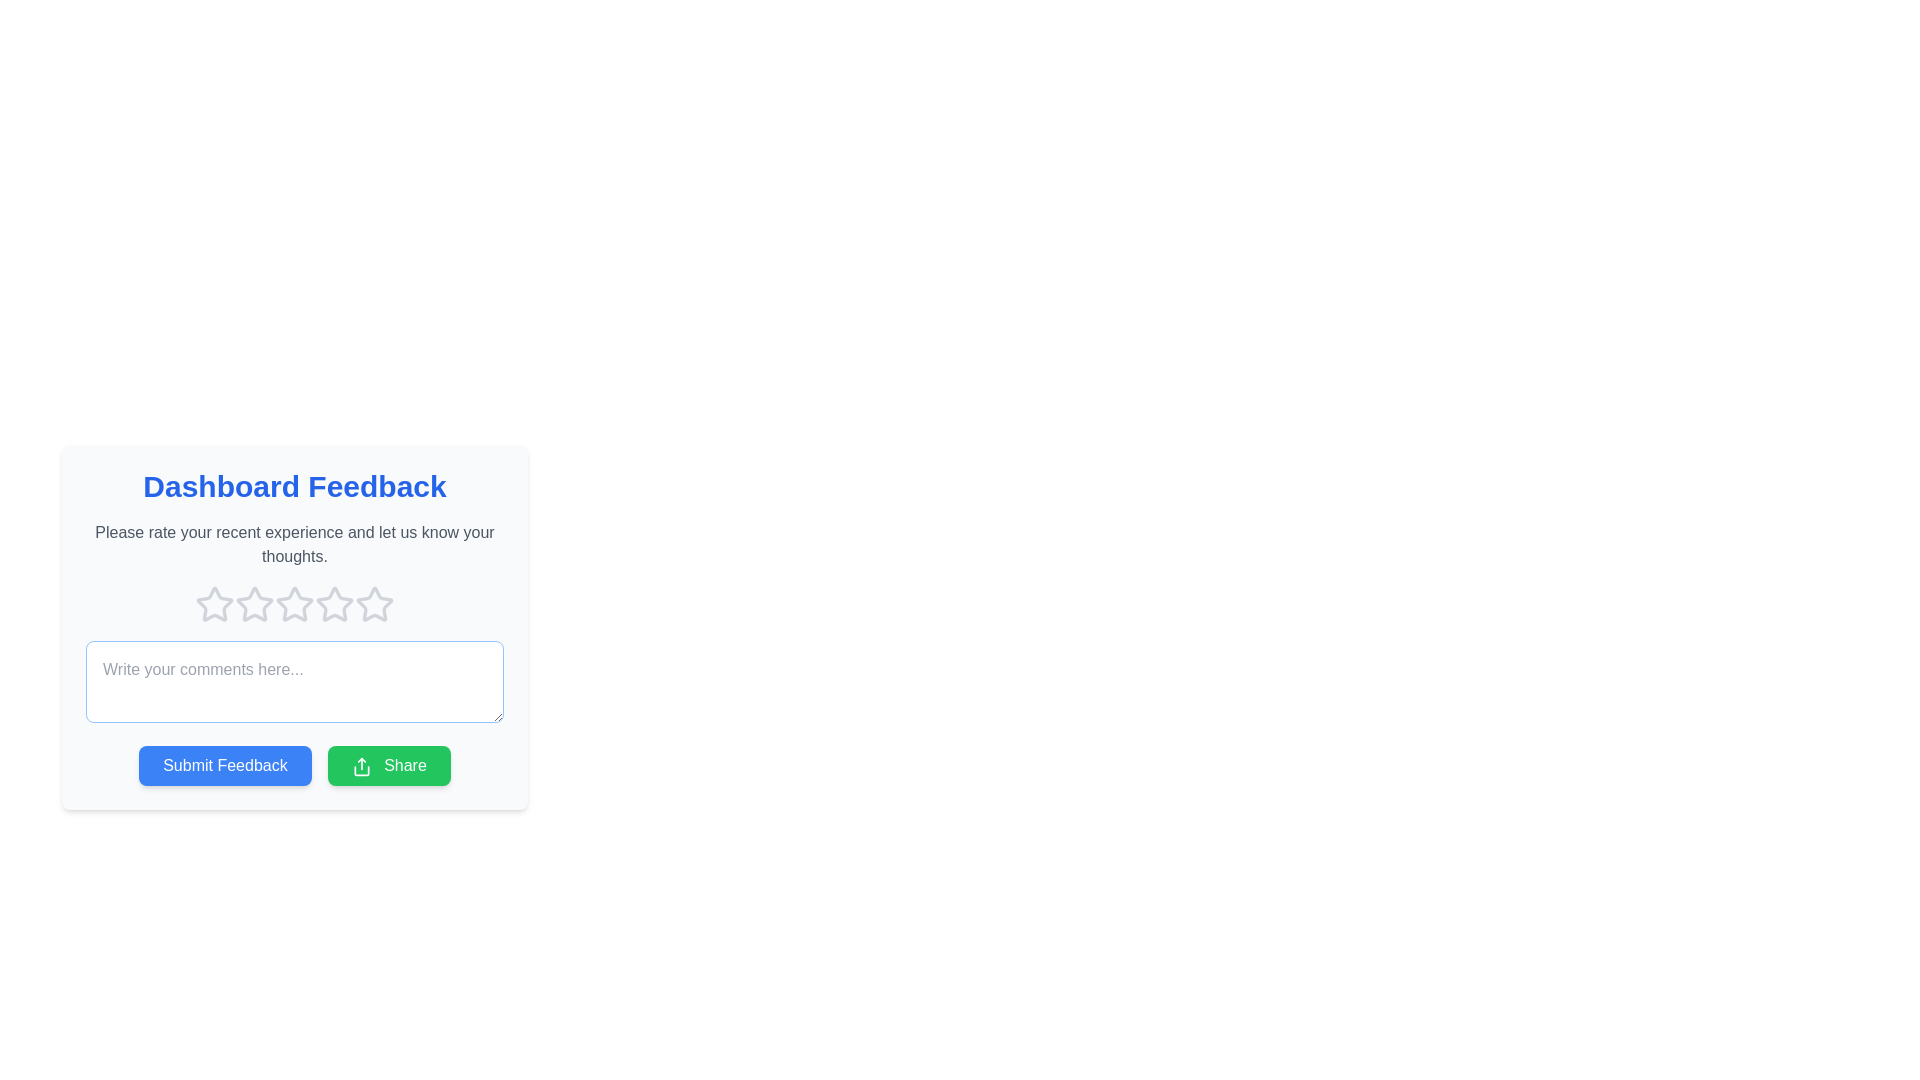 The width and height of the screenshot is (1920, 1080). I want to click on the third star icon in the row of rating stars to rate the experience, so click(293, 604).